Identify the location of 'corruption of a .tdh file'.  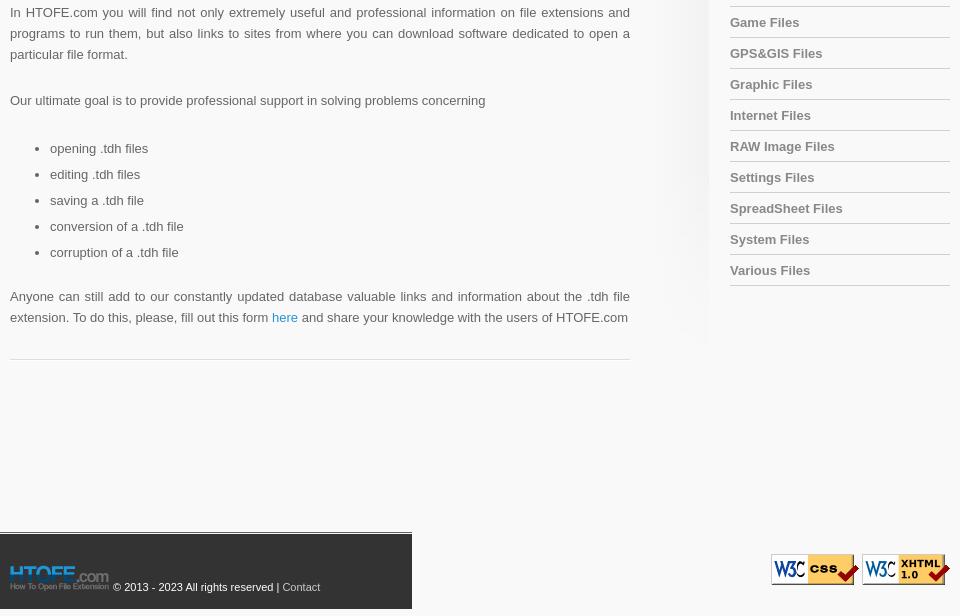
(114, 251).